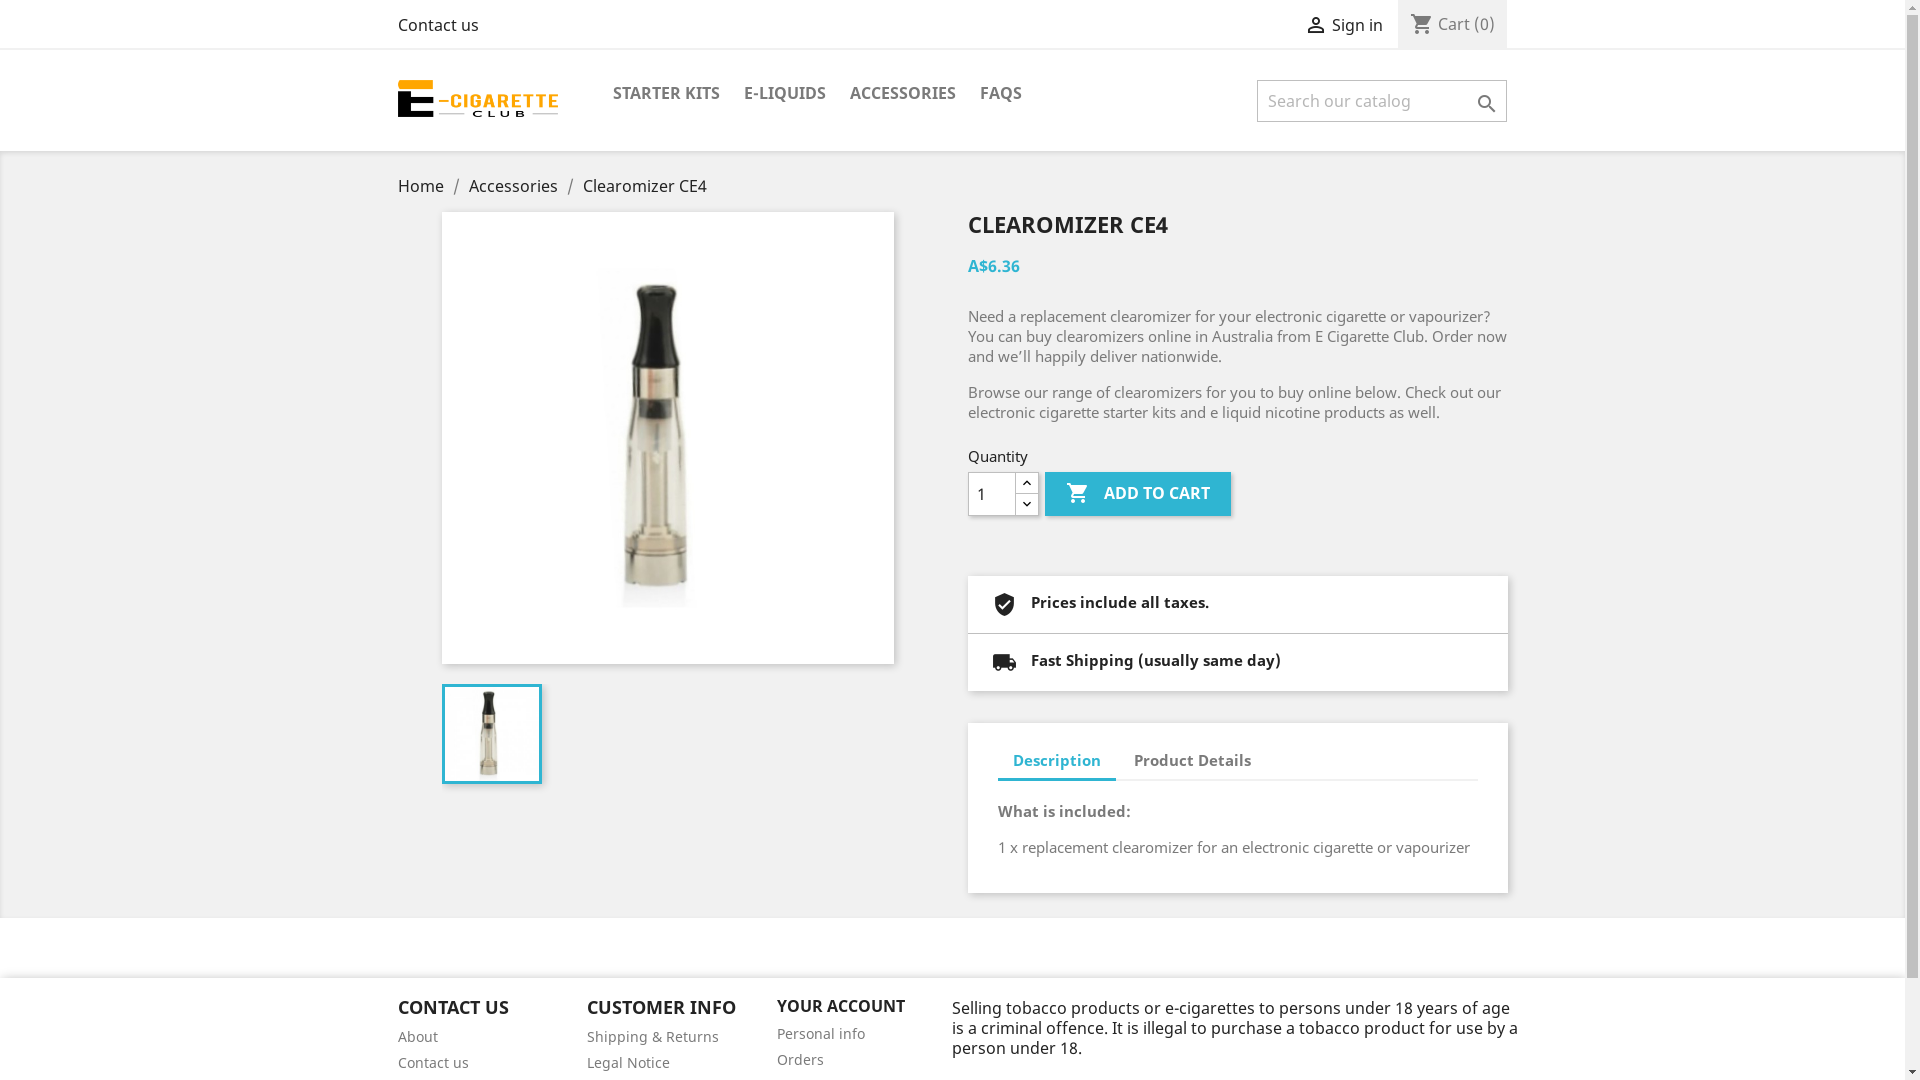 The image size is (1920, 1080). I want to click on 'Description', so click(1055, 762).